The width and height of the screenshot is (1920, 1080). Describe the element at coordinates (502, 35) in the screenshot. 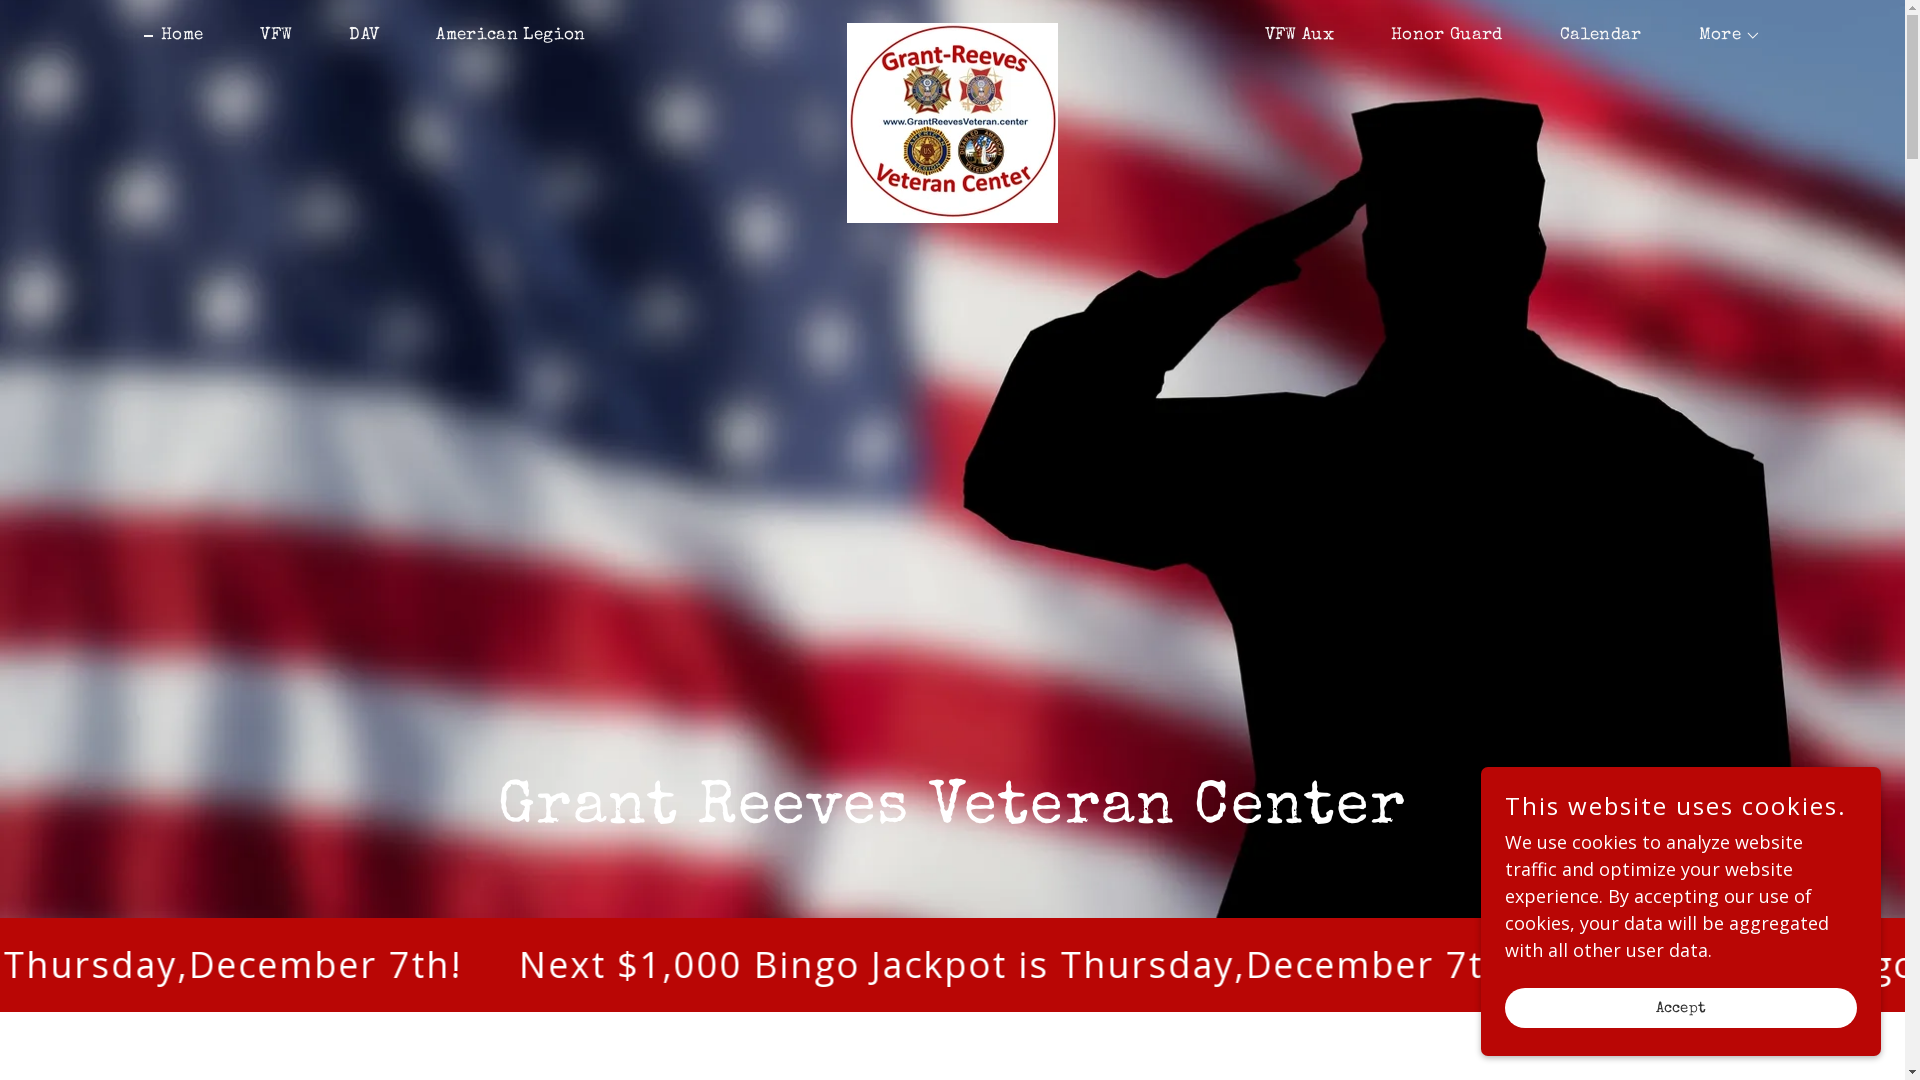

I see `'American Legion'` at that location.